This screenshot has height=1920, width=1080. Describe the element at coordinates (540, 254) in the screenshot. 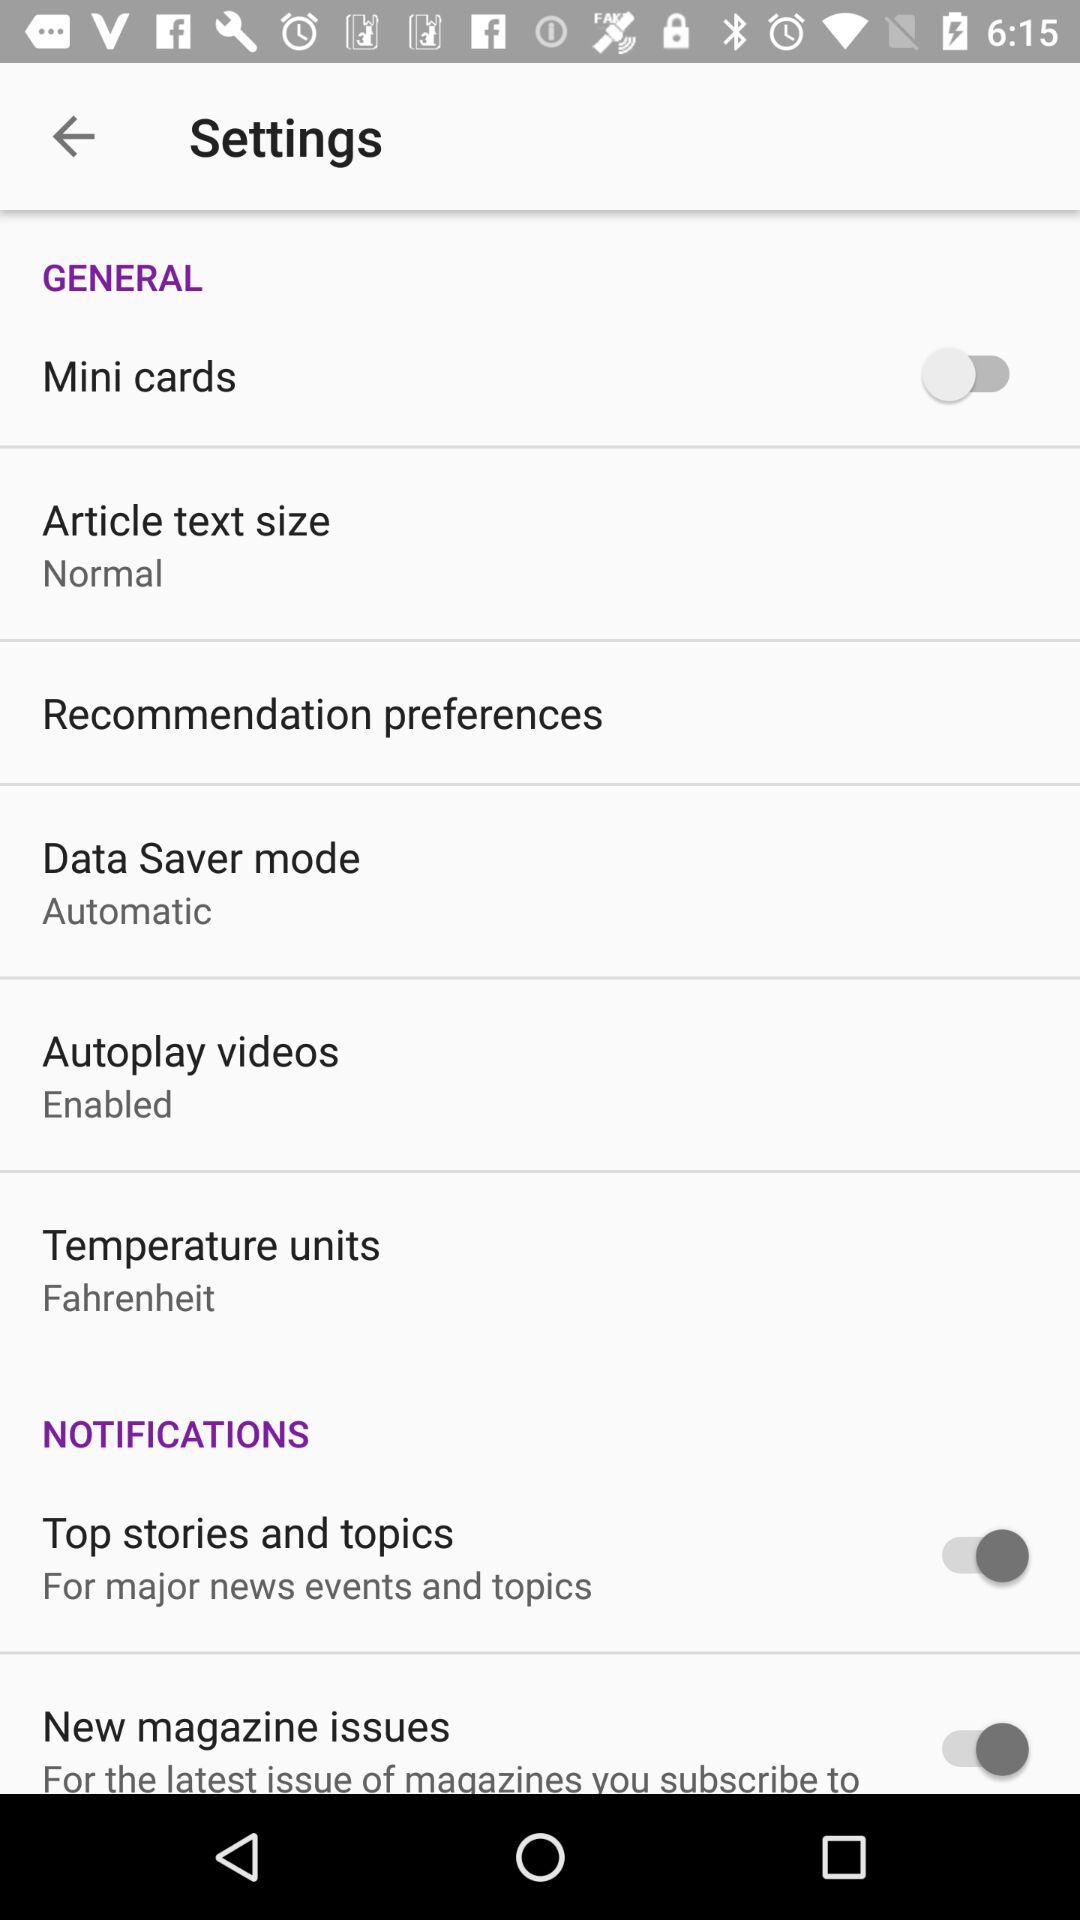

I see `general icon` at that location.